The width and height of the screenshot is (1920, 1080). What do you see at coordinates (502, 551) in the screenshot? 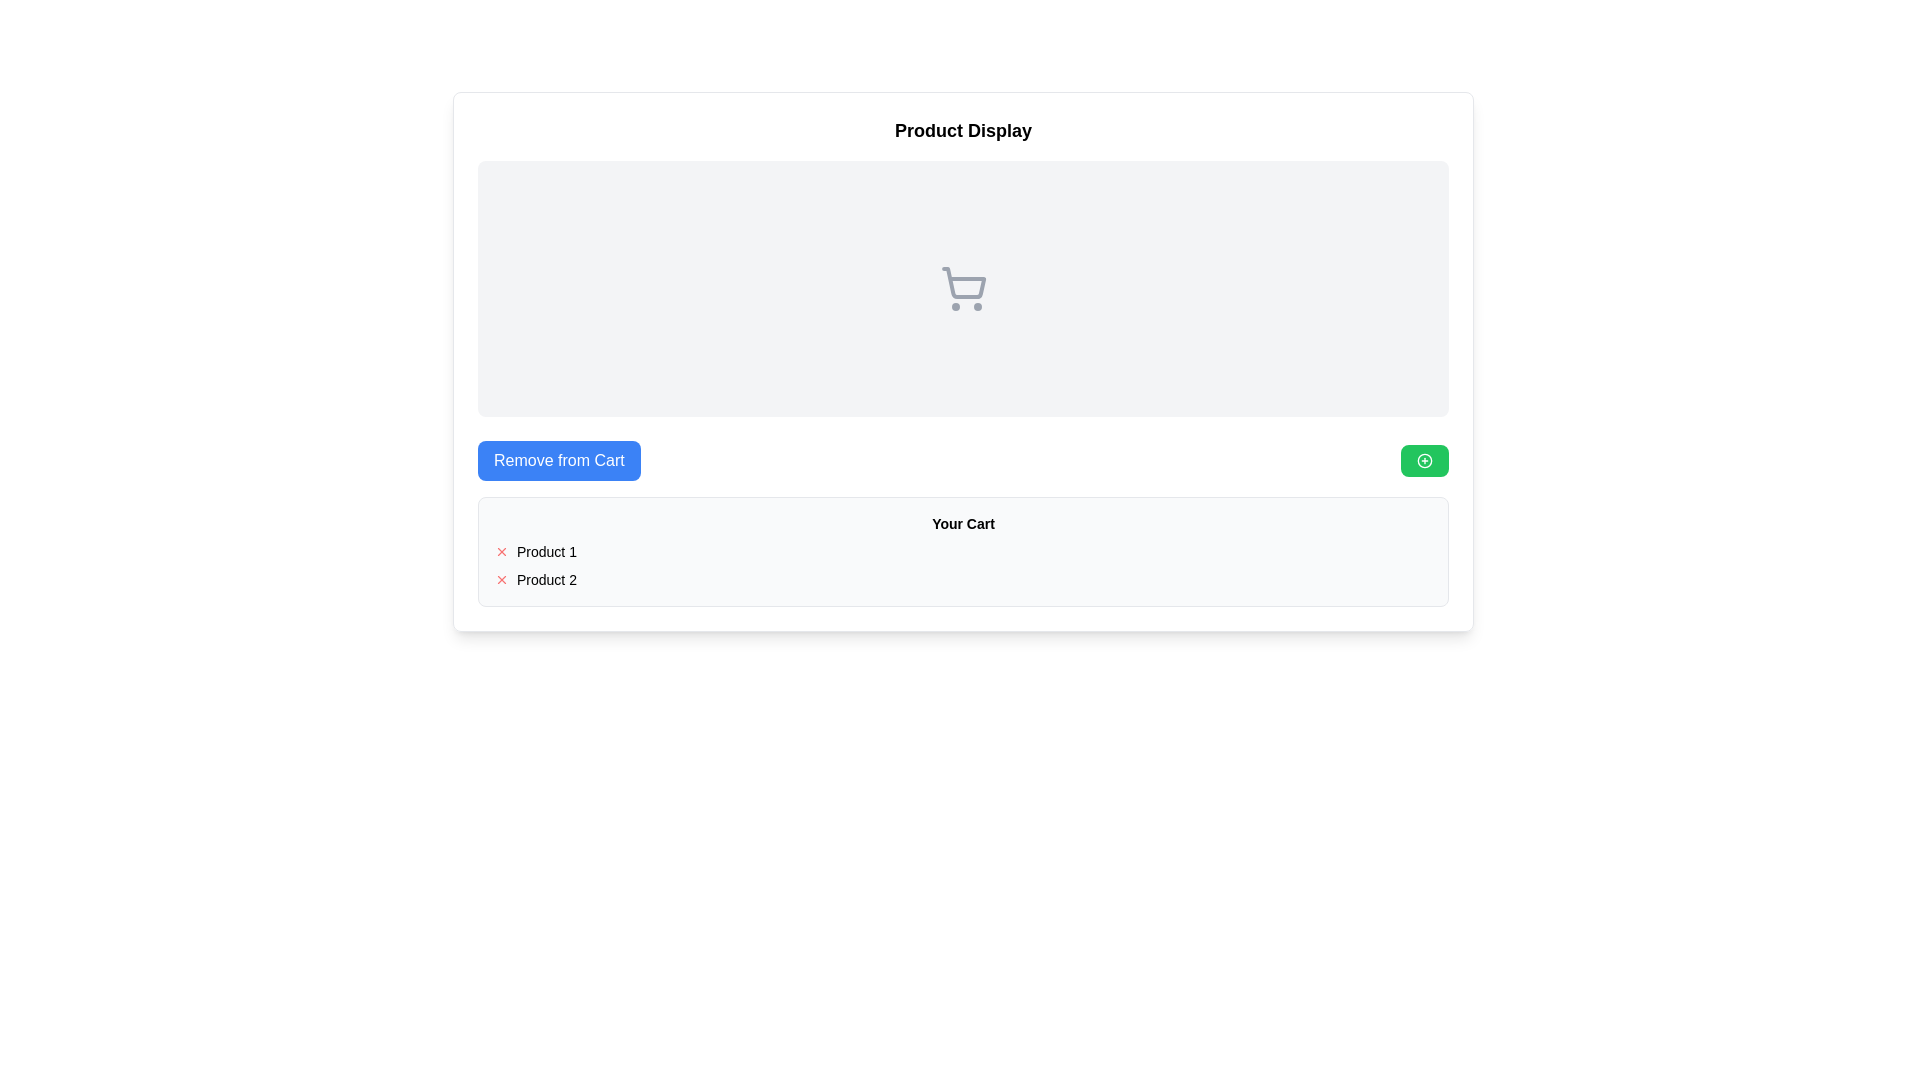
I see `the cross icon button` at bounding box center [502, 551].